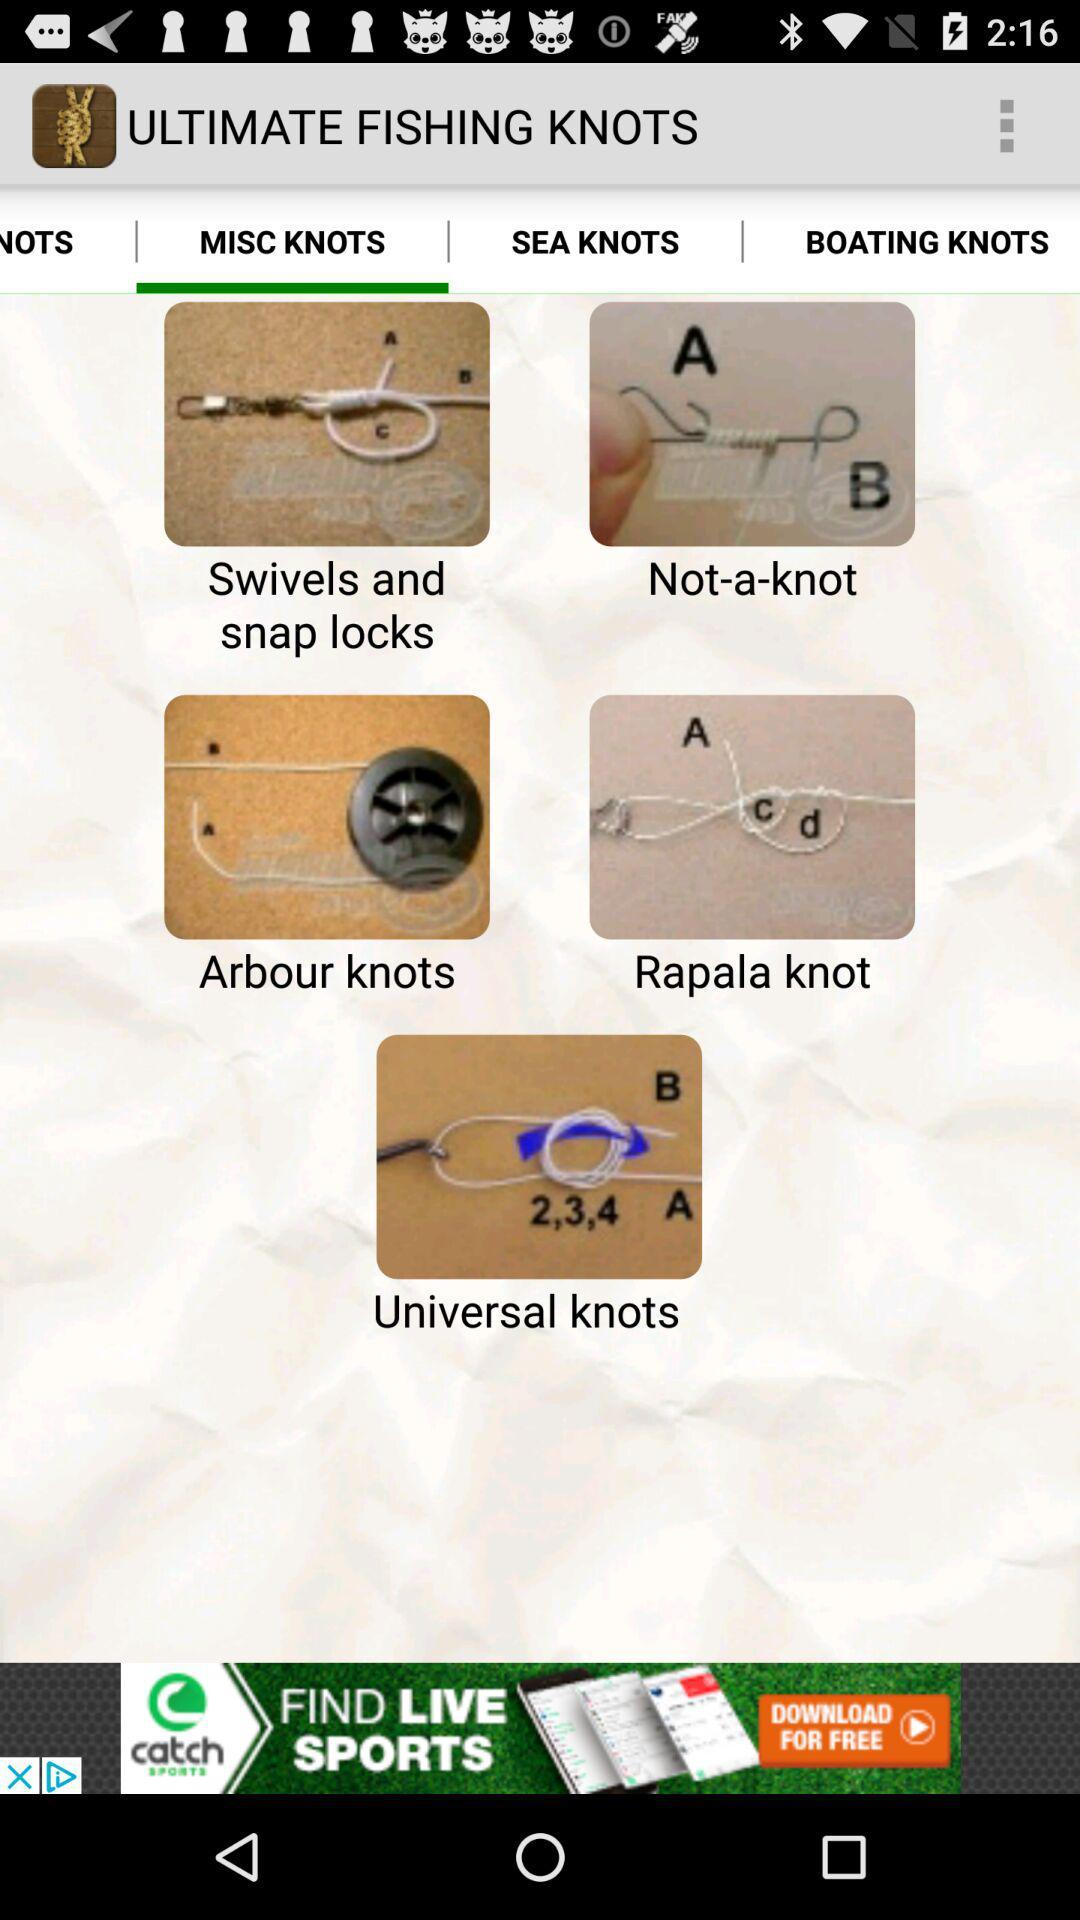  I want to click on rapala knot, so click(752, 817).